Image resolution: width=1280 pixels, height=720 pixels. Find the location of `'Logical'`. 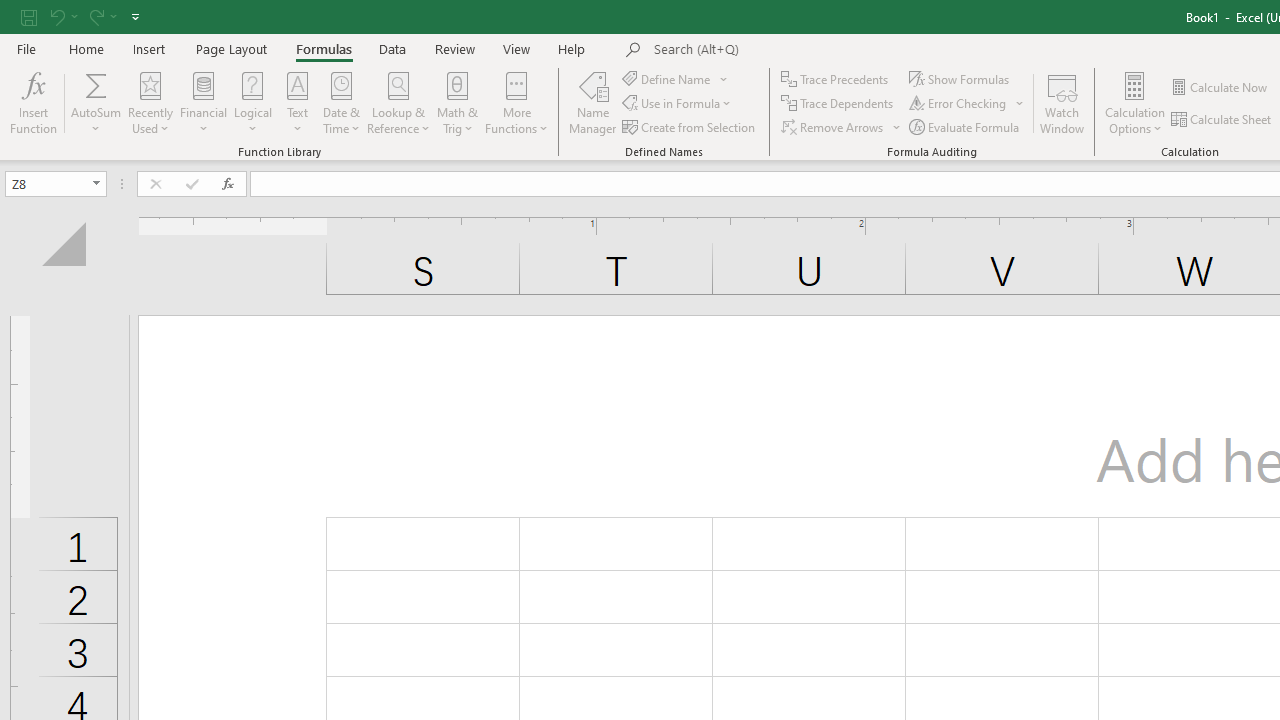

'Logical' is located at coordinates (252, 103).